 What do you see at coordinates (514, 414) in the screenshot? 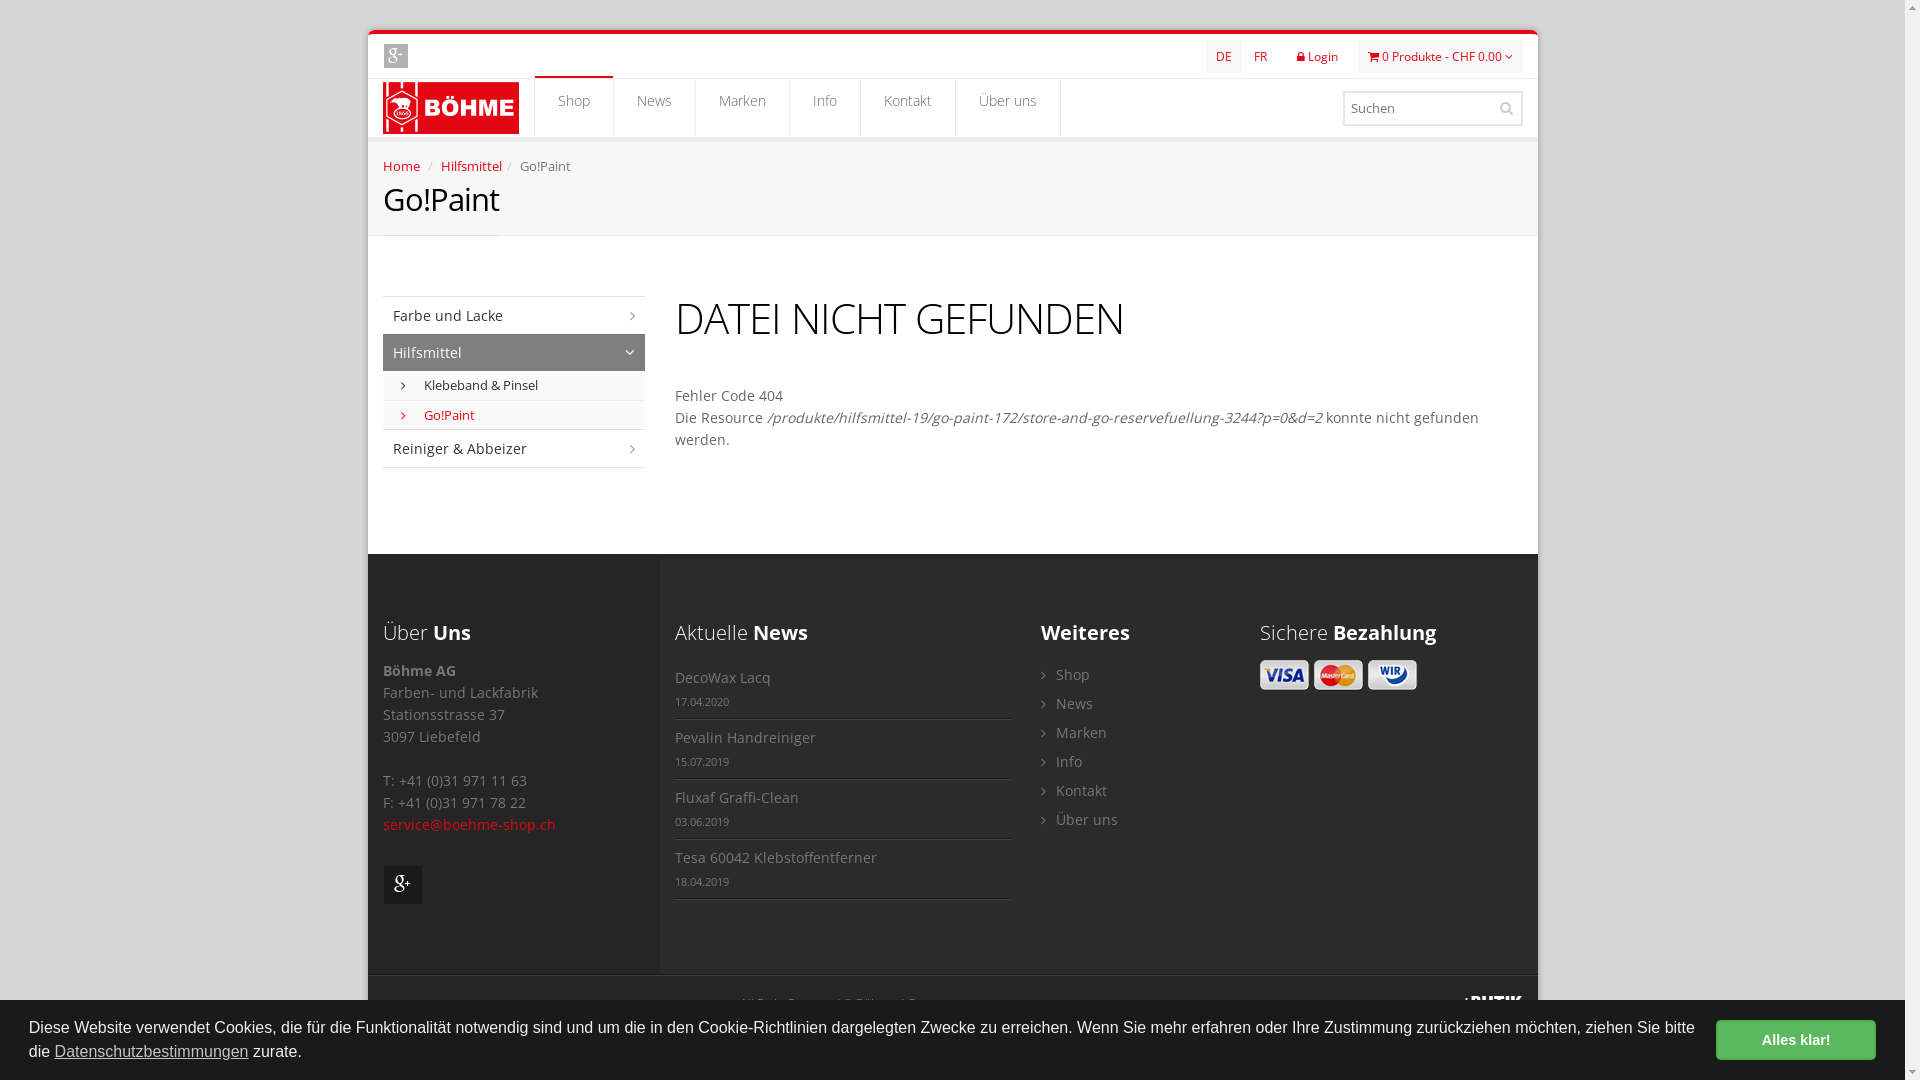
I see `'Go!Paint'` at bounding box center [514, 414].